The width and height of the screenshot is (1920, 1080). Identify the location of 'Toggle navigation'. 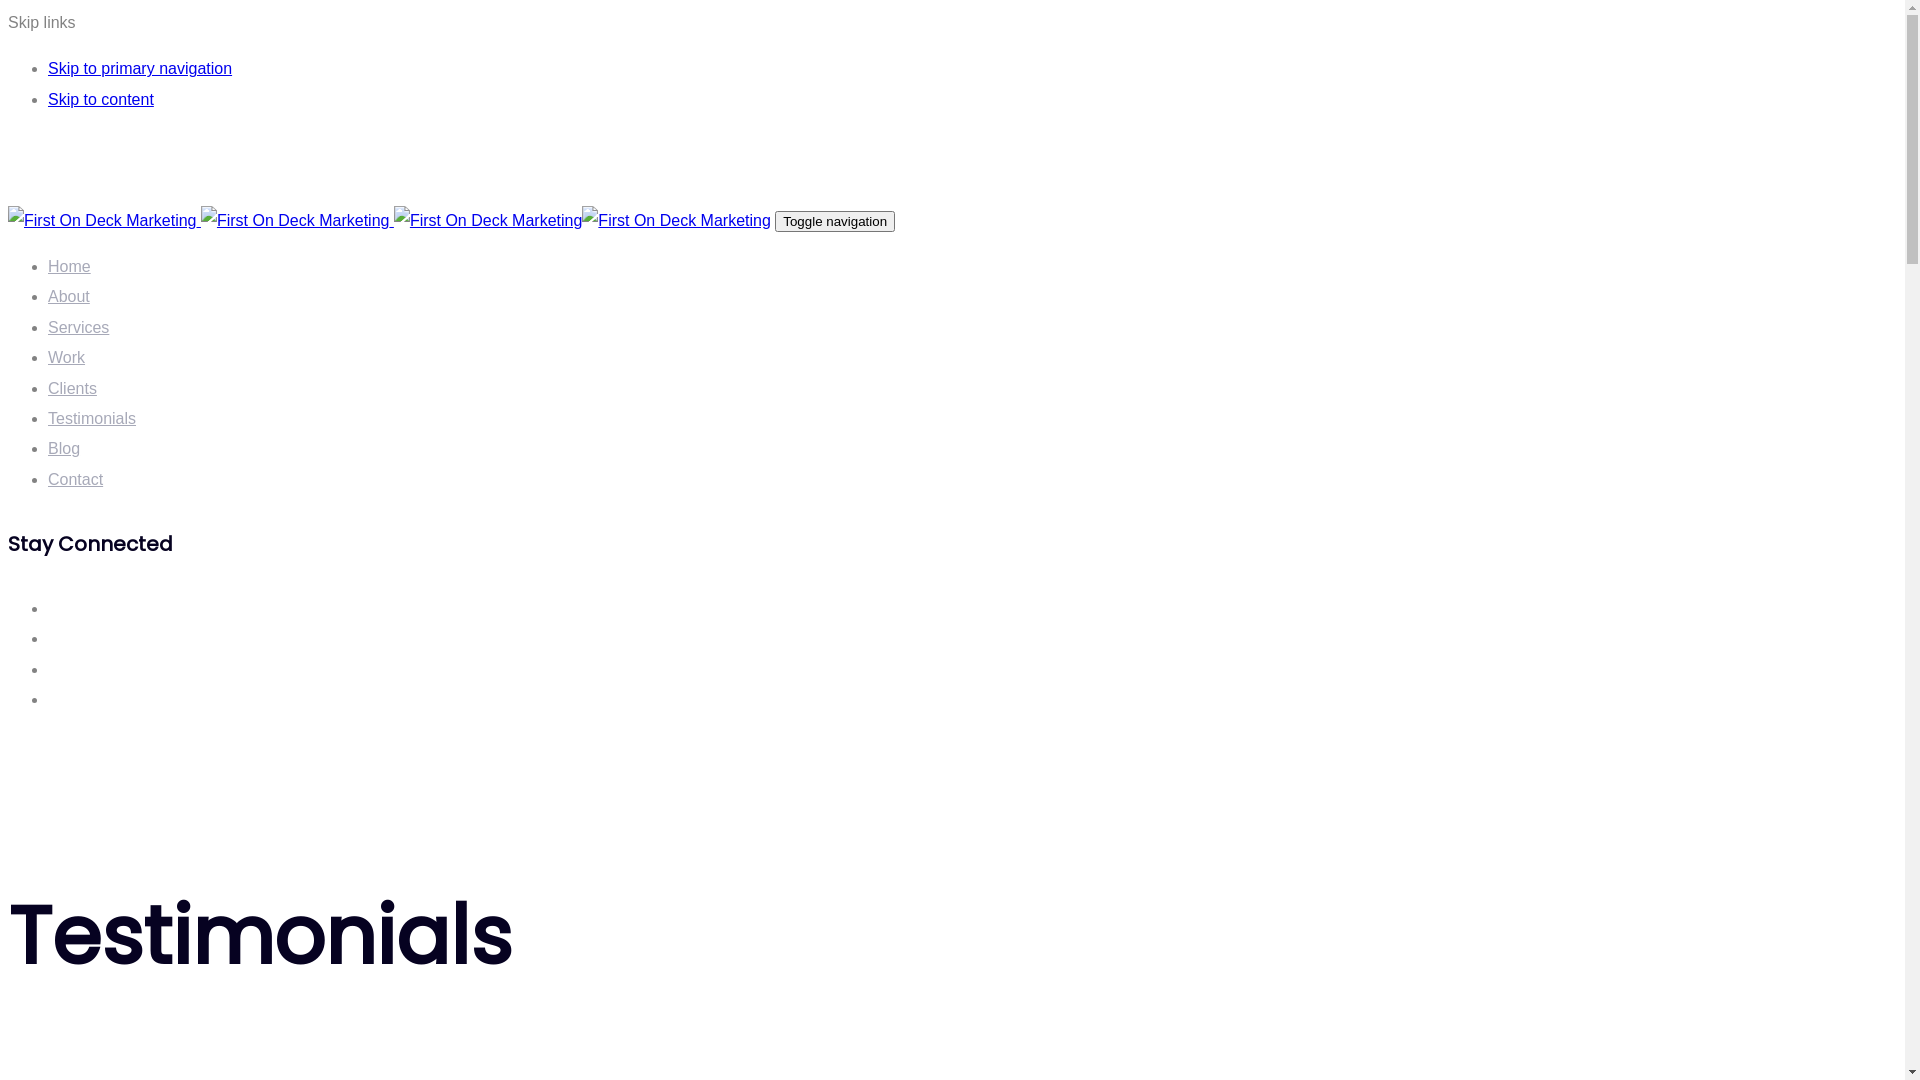
(835, 221).